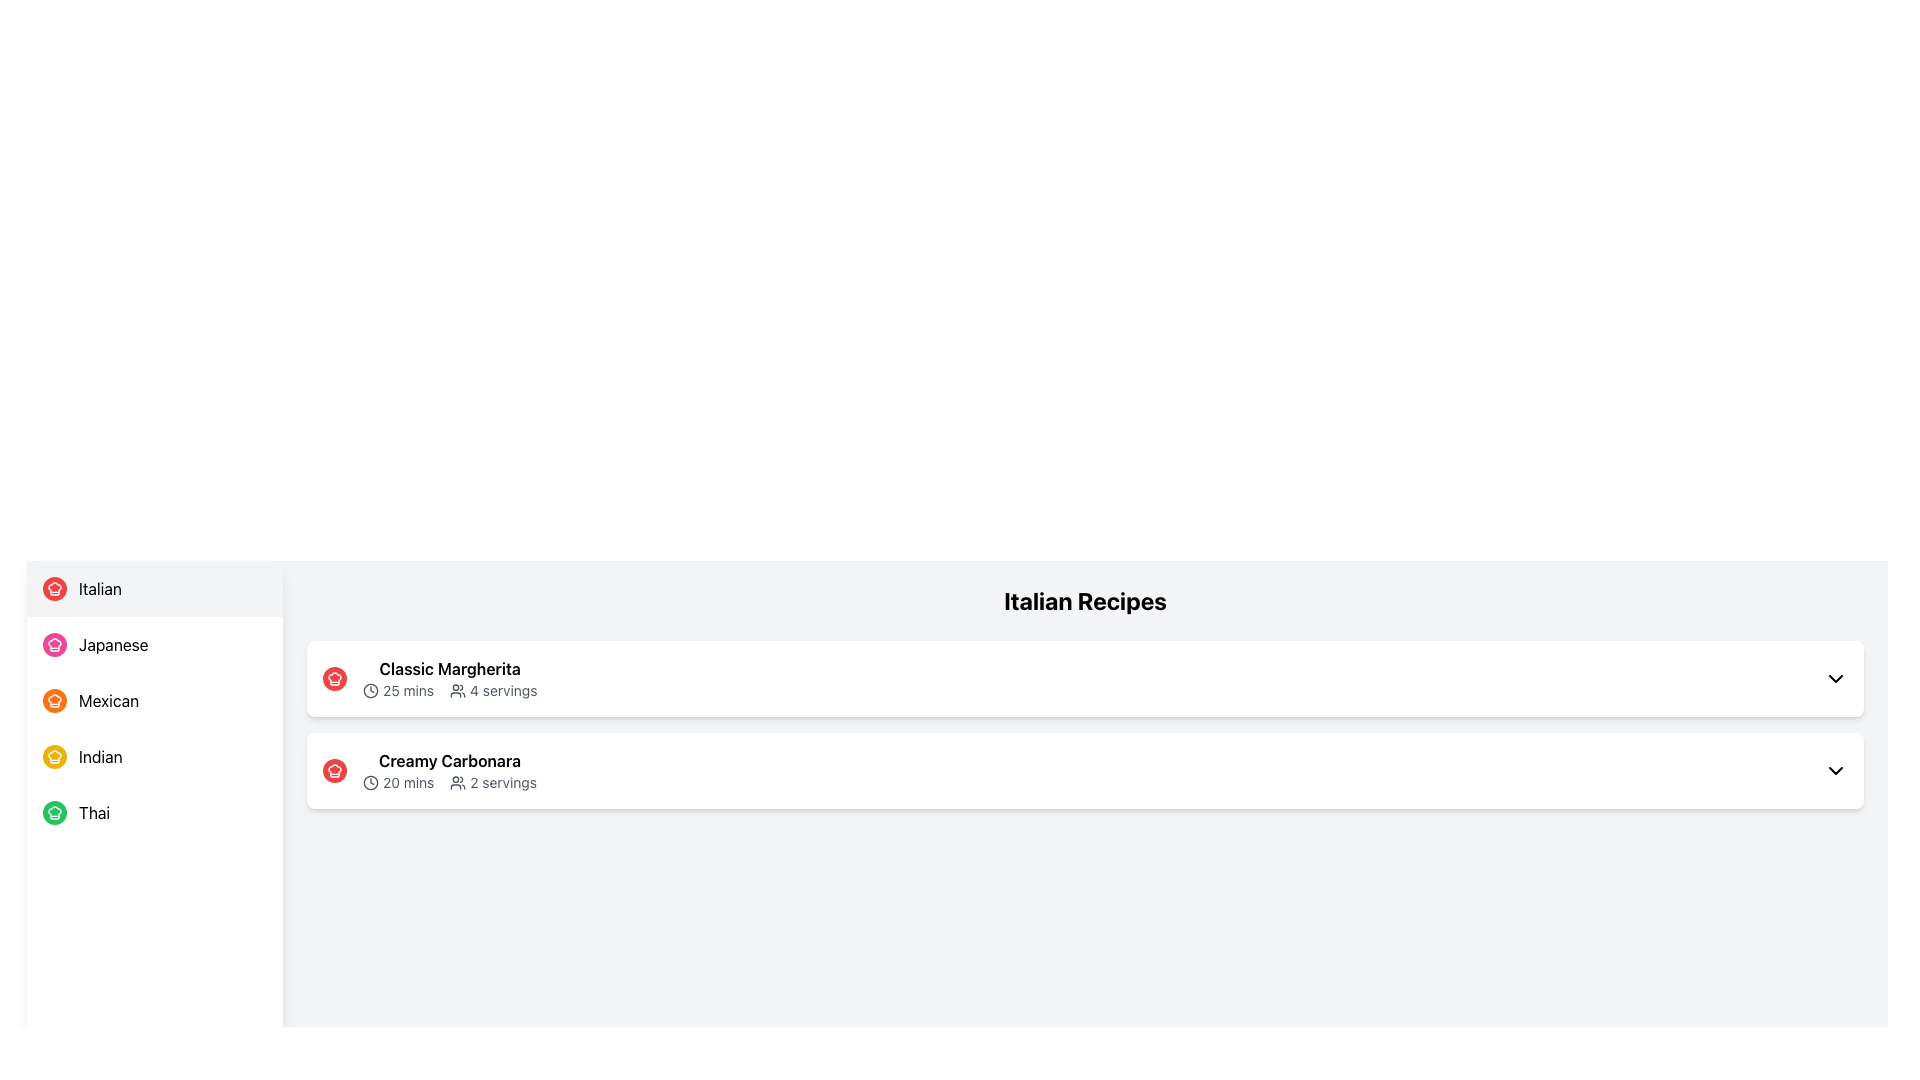  I want to click on the Content Display Section for the recipe entry under the 'Italian Recipes' section, specifically the second entry that follows 'Classic Margherita', so click(429, 770).